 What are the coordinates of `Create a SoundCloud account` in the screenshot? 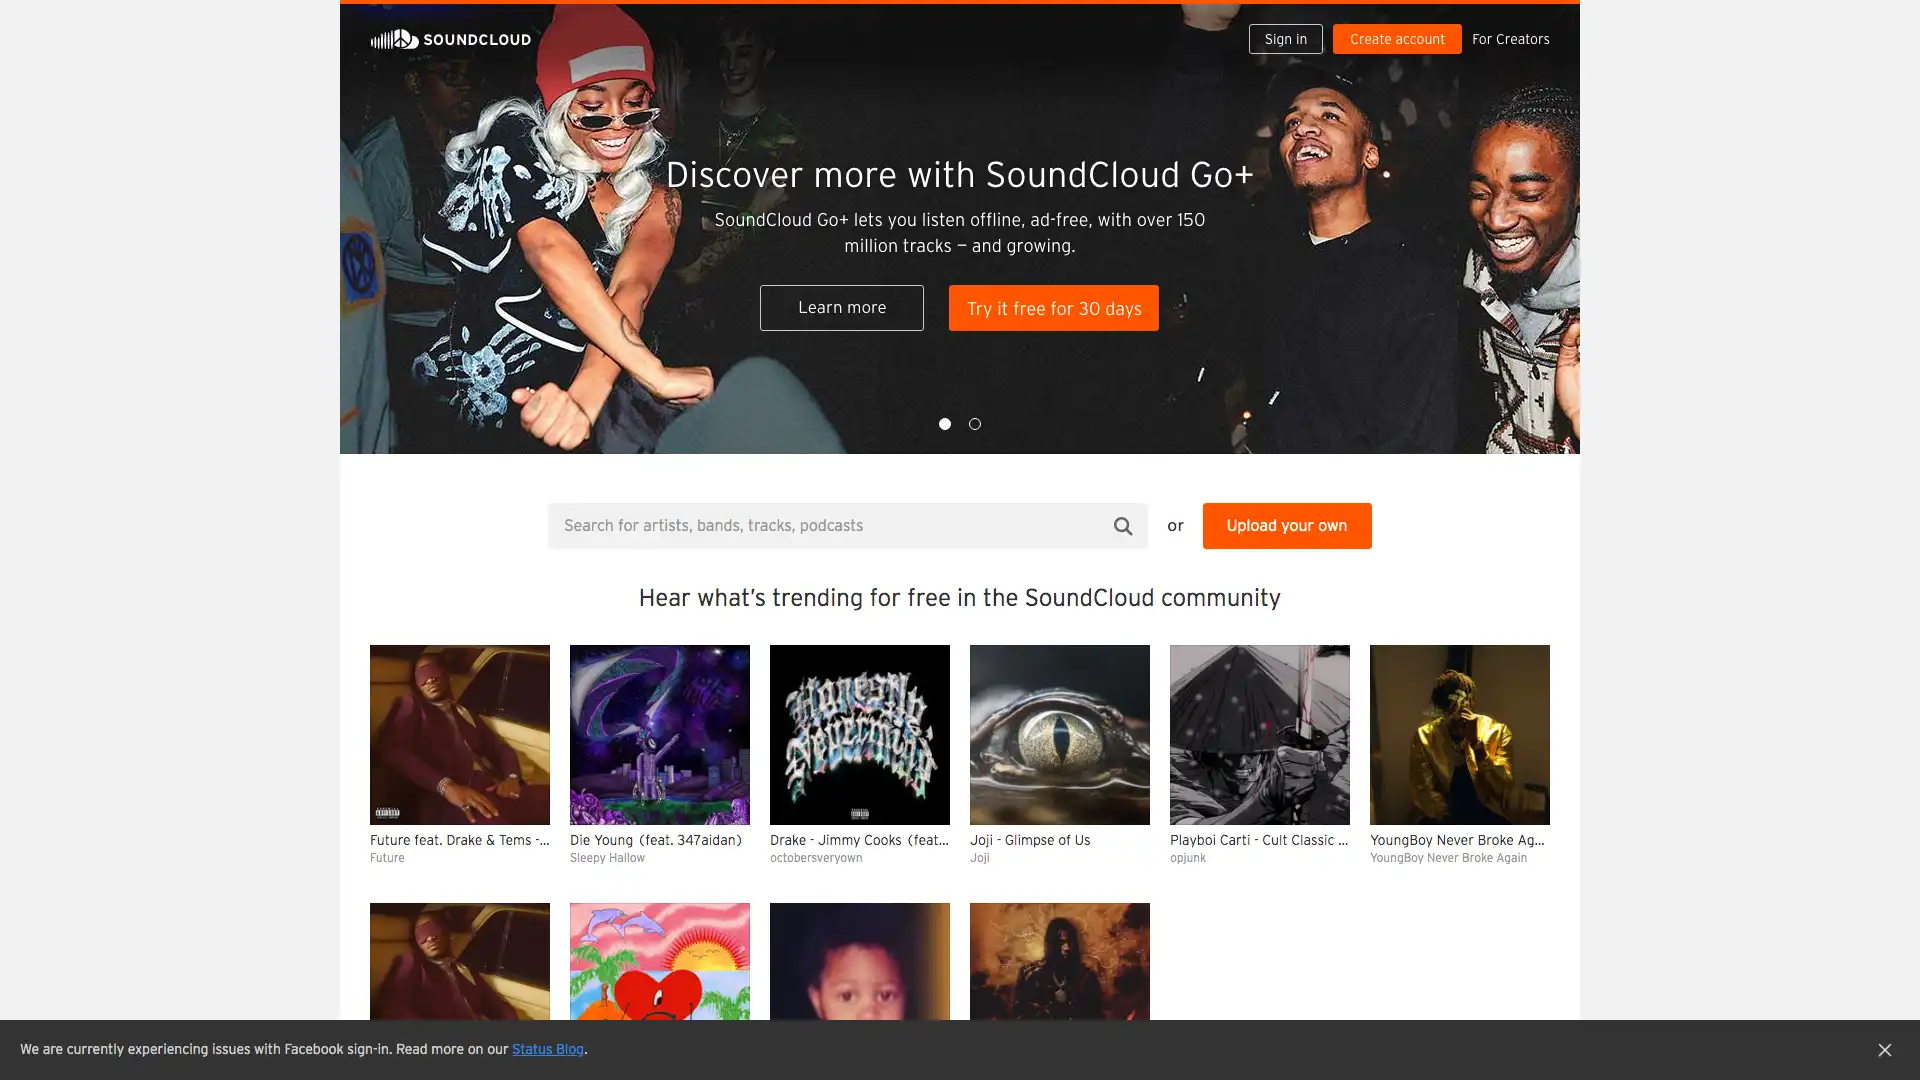 It's located at (1396, 38).